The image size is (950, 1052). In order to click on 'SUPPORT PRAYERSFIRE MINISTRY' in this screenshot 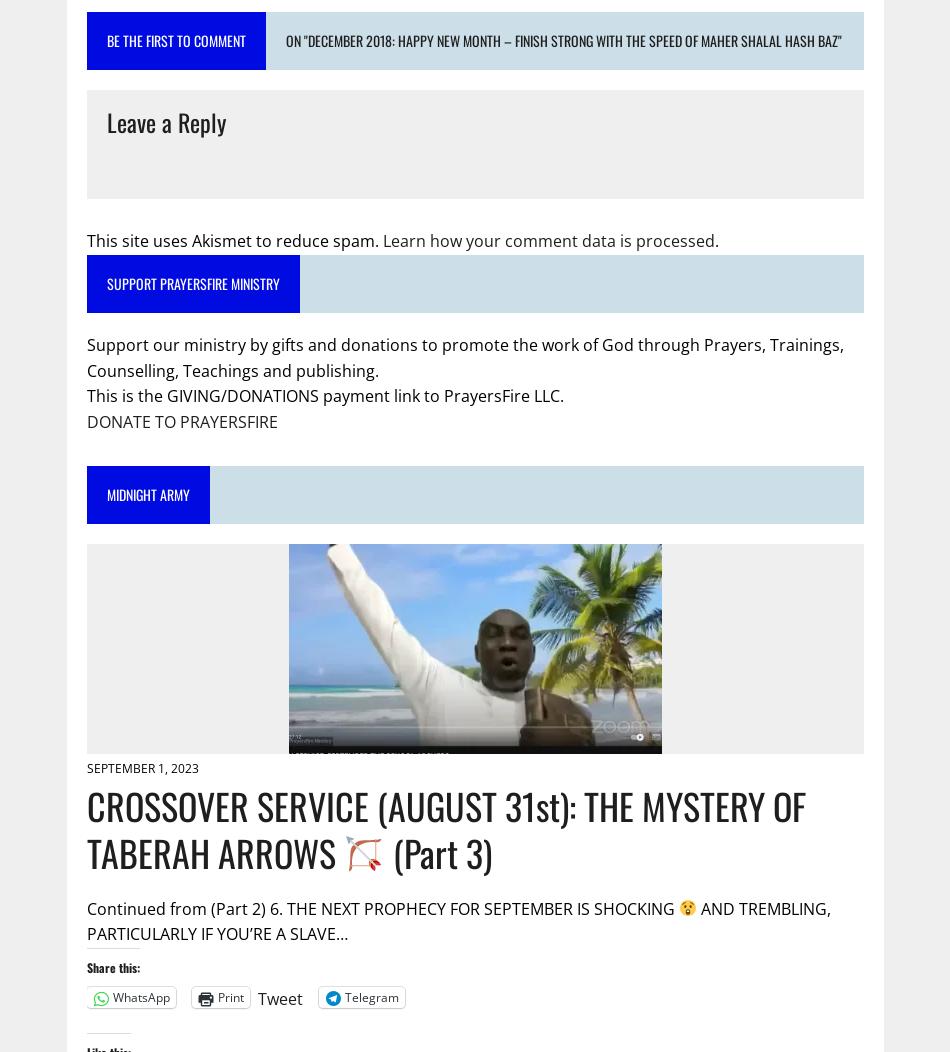, I will do `click(192, 282)`.